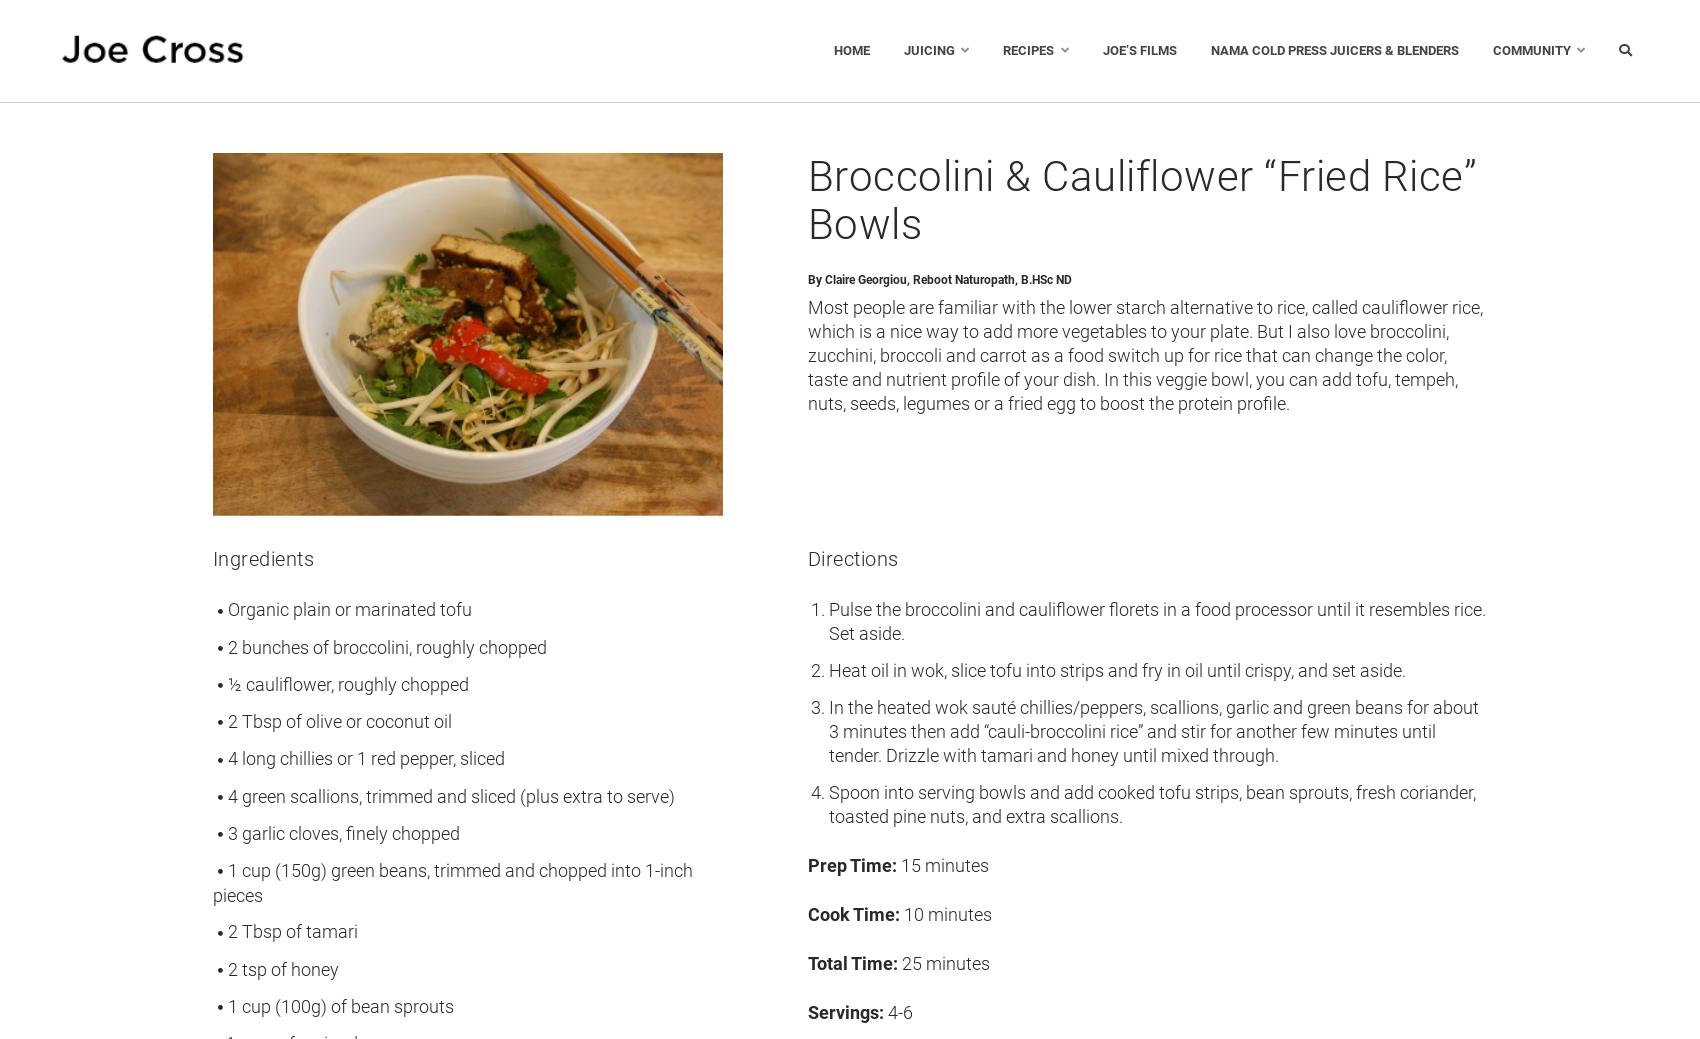  What do you see at coordinates (853, 913) in the screenshot?
I see `'Cook Time:'` at bounding box center [853, 913].